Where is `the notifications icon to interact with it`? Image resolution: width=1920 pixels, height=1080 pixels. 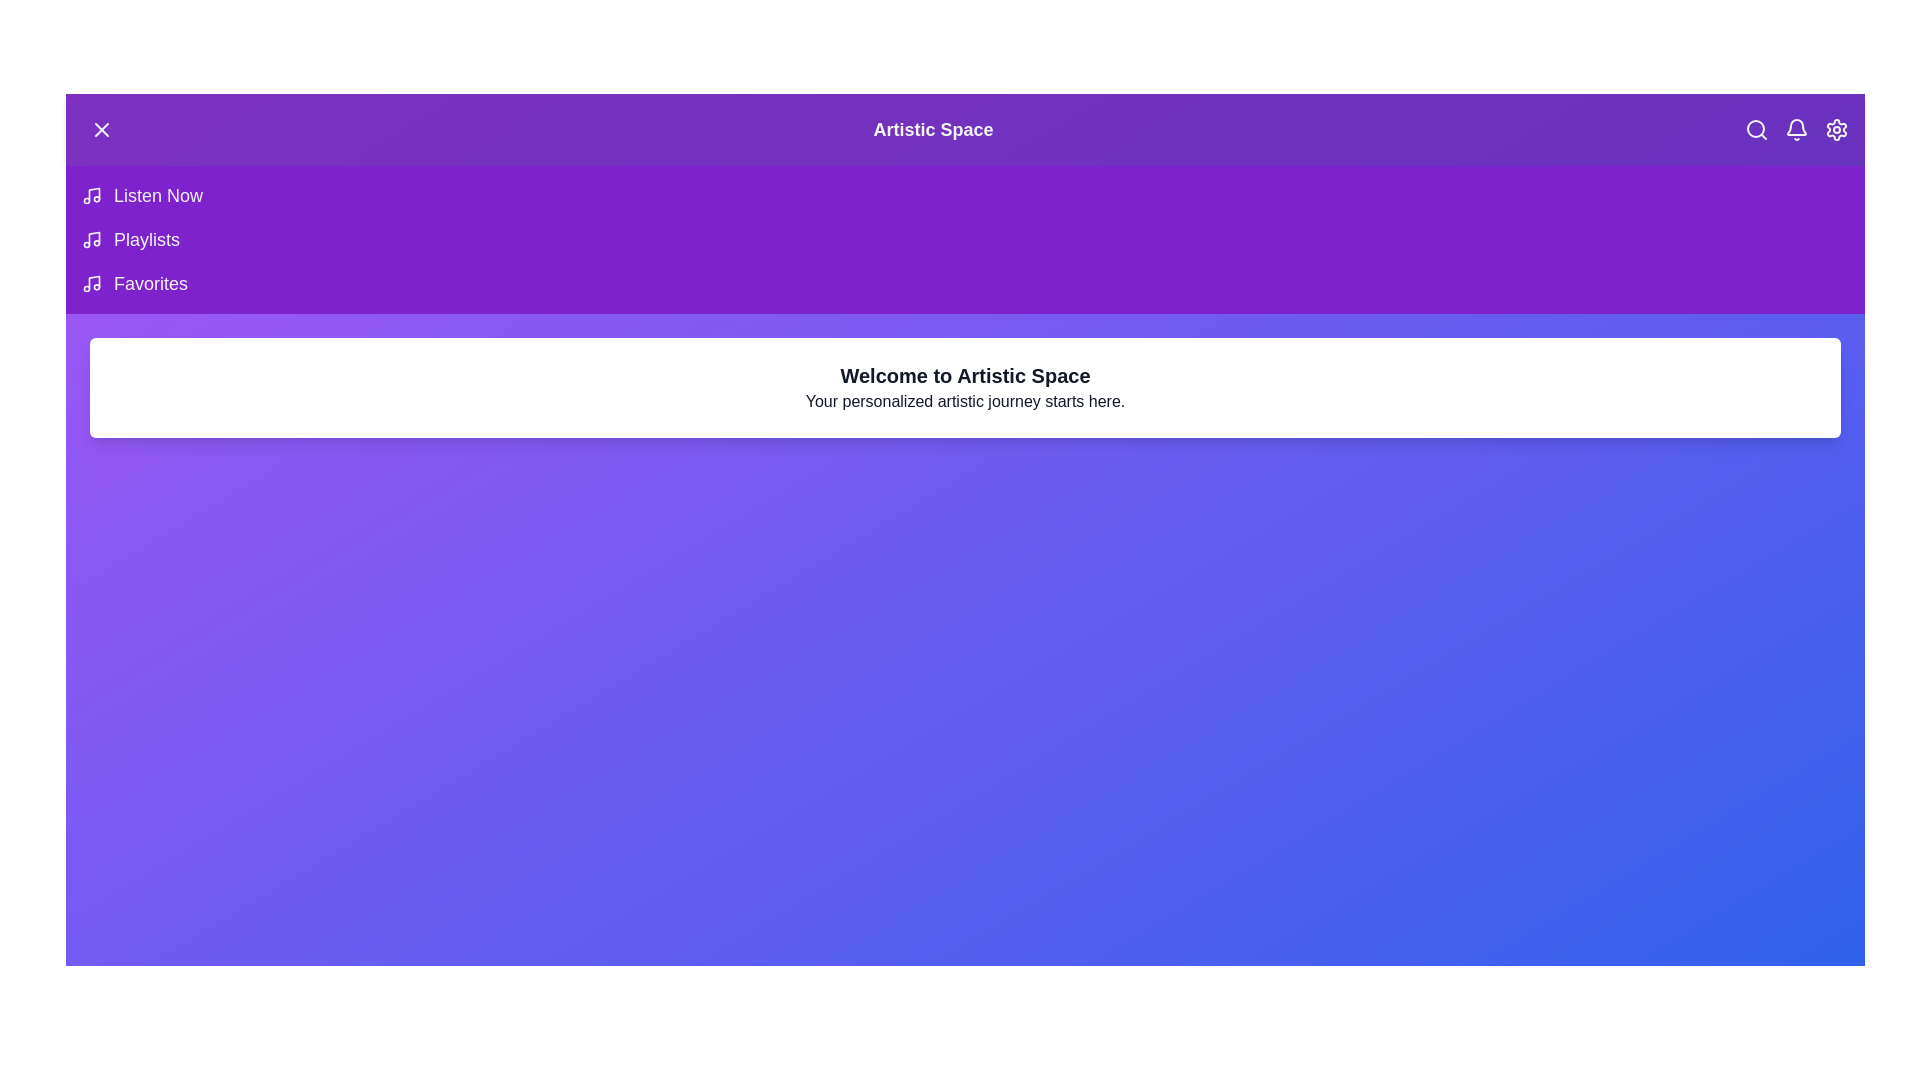
the notifications icon to interact with it is located at coordinates (1796, 130).